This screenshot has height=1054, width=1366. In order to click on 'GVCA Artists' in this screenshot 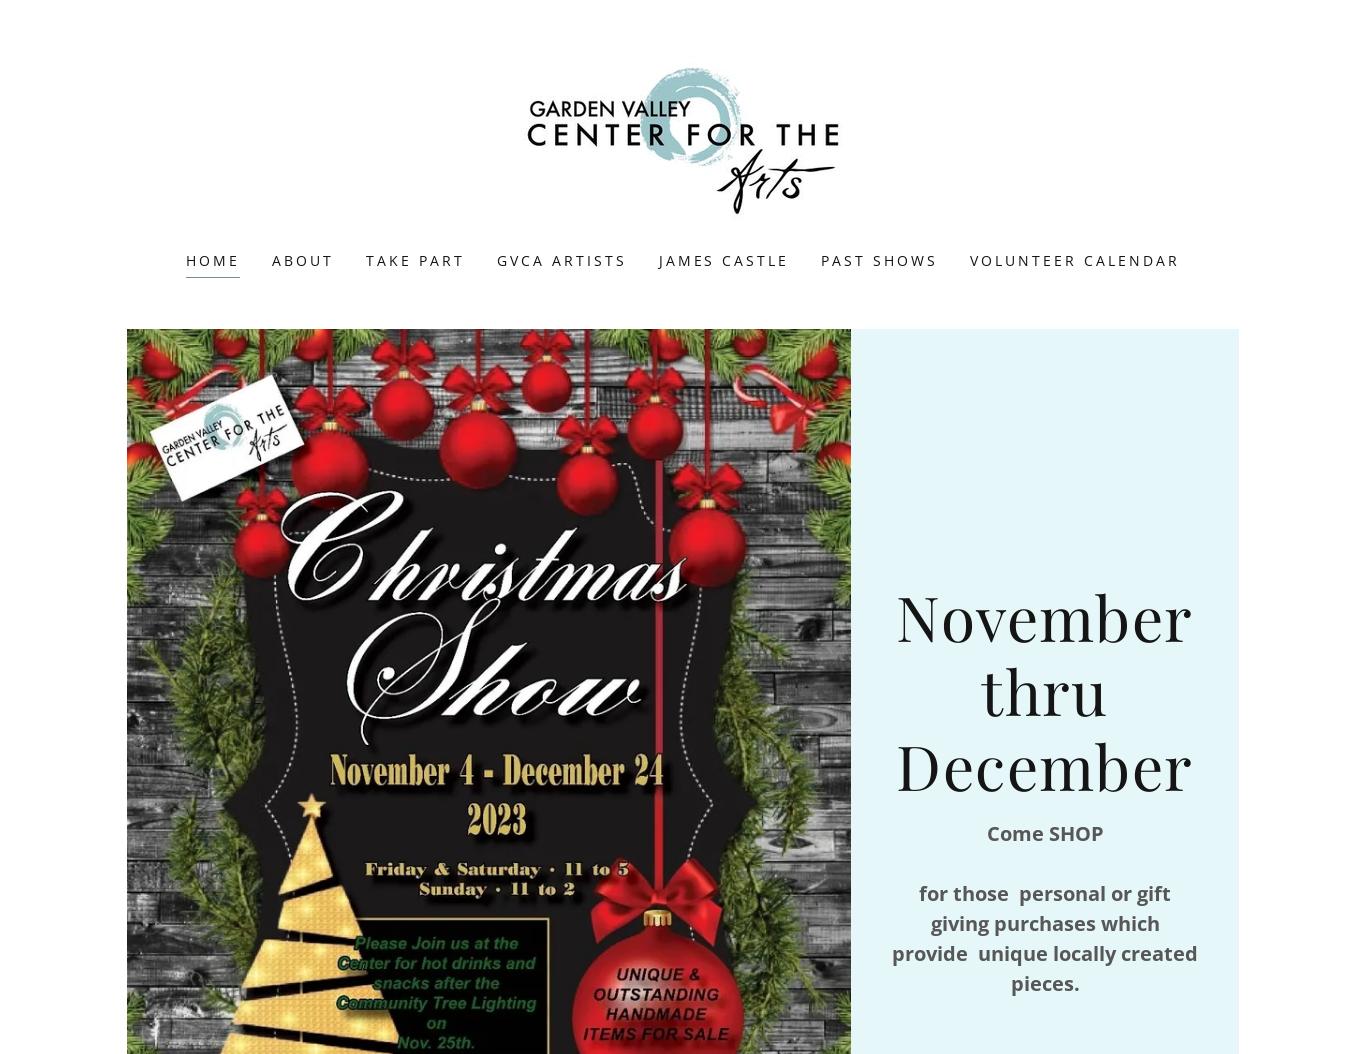, I will do `click(561, 260)`.